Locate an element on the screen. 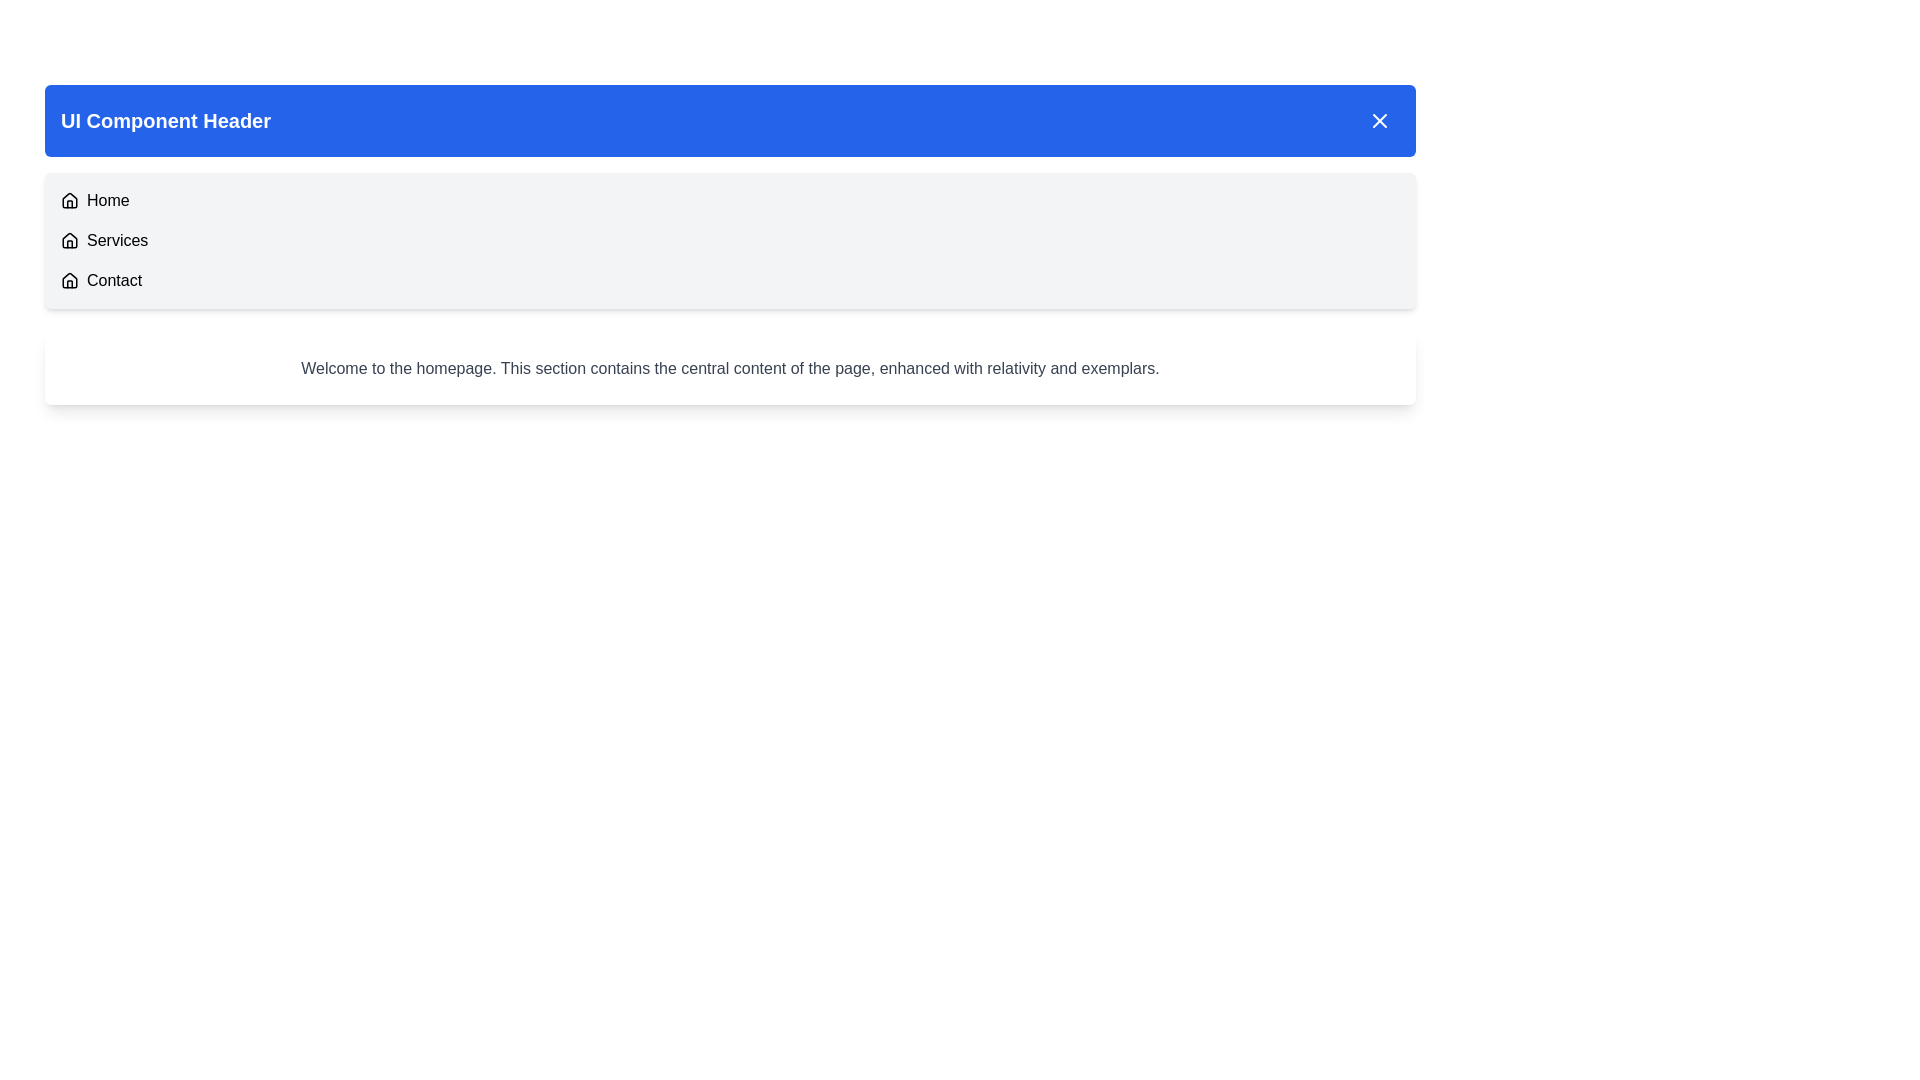 This screenshot has width=1920, height=1080. the 'Contact' menu entry, which is the third item in the vertical navigation list is located at coordinates (729, 281).